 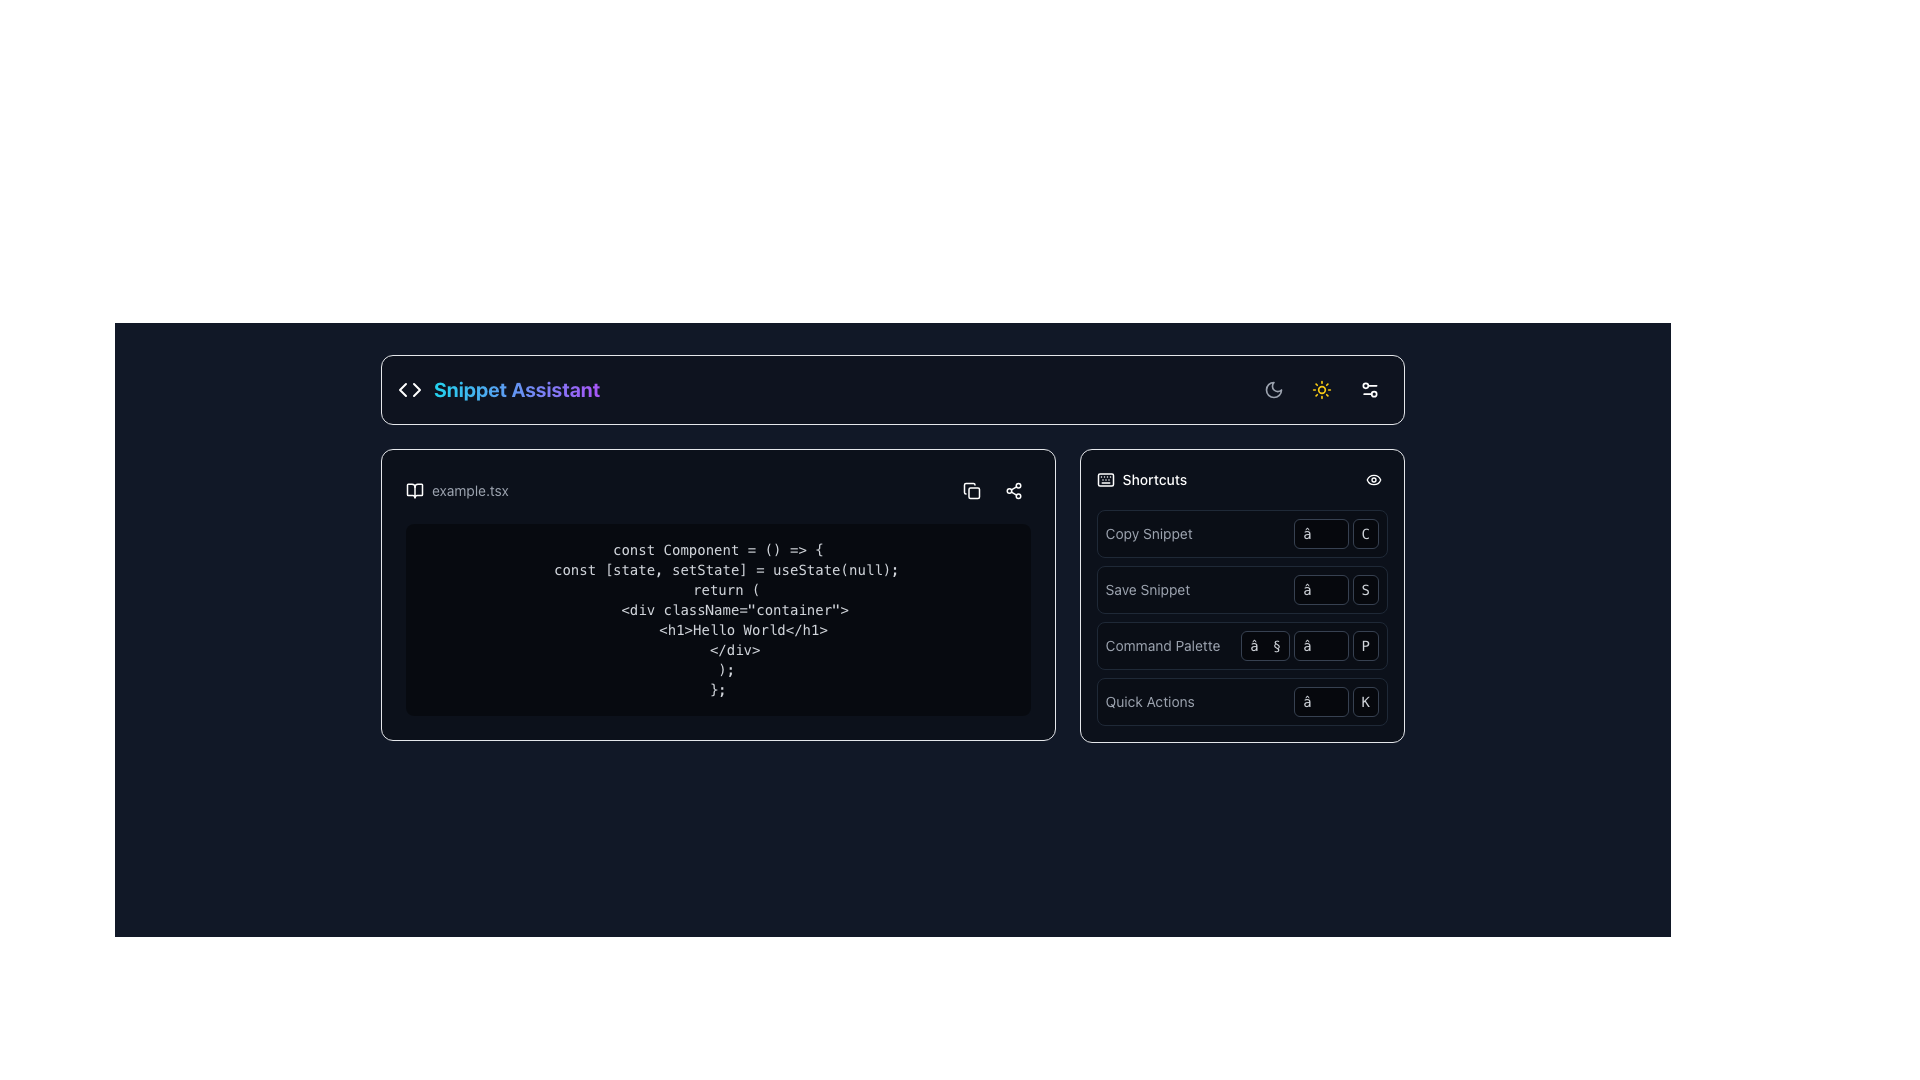 What do you see at coordinates (1321, 389) in the screenshot?
I see `the sun icon located` at bounding box center [1321, 389].